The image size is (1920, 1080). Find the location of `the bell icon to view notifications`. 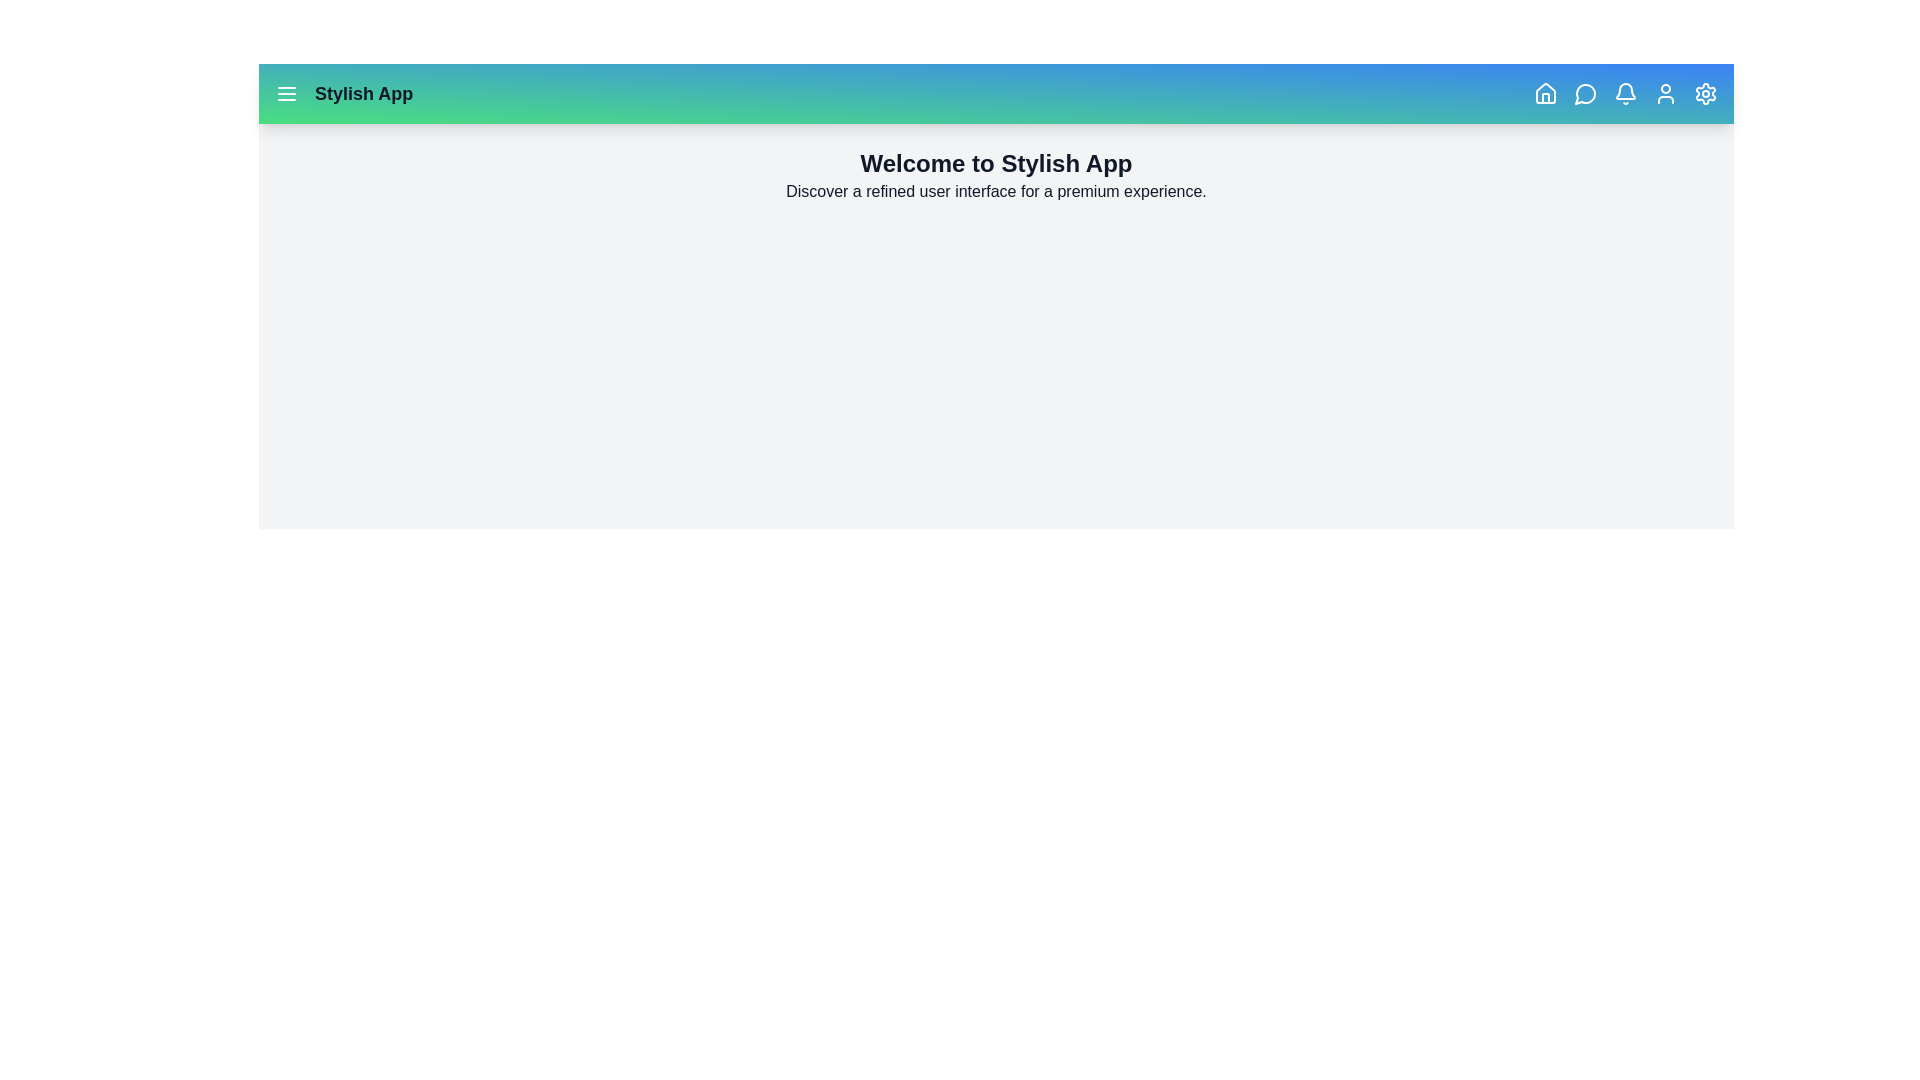

the bell icon to view notifications is located at coordinates (1626, 93).